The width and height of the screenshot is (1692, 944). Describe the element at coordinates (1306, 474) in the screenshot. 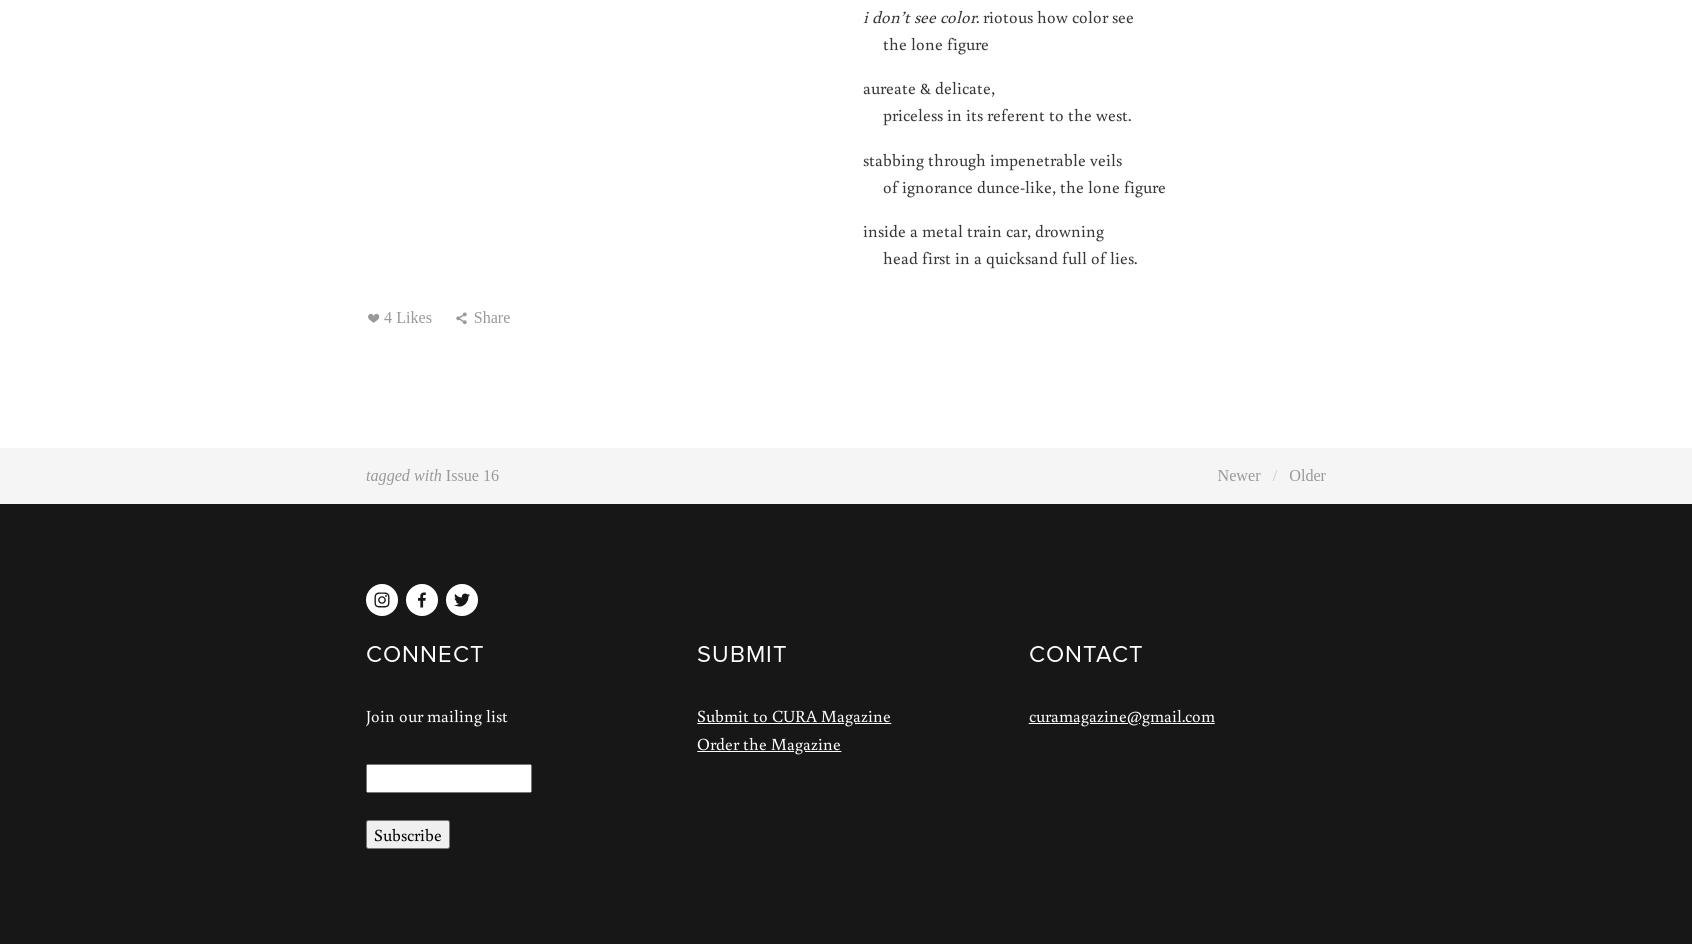

I see `'Older'` at that location.